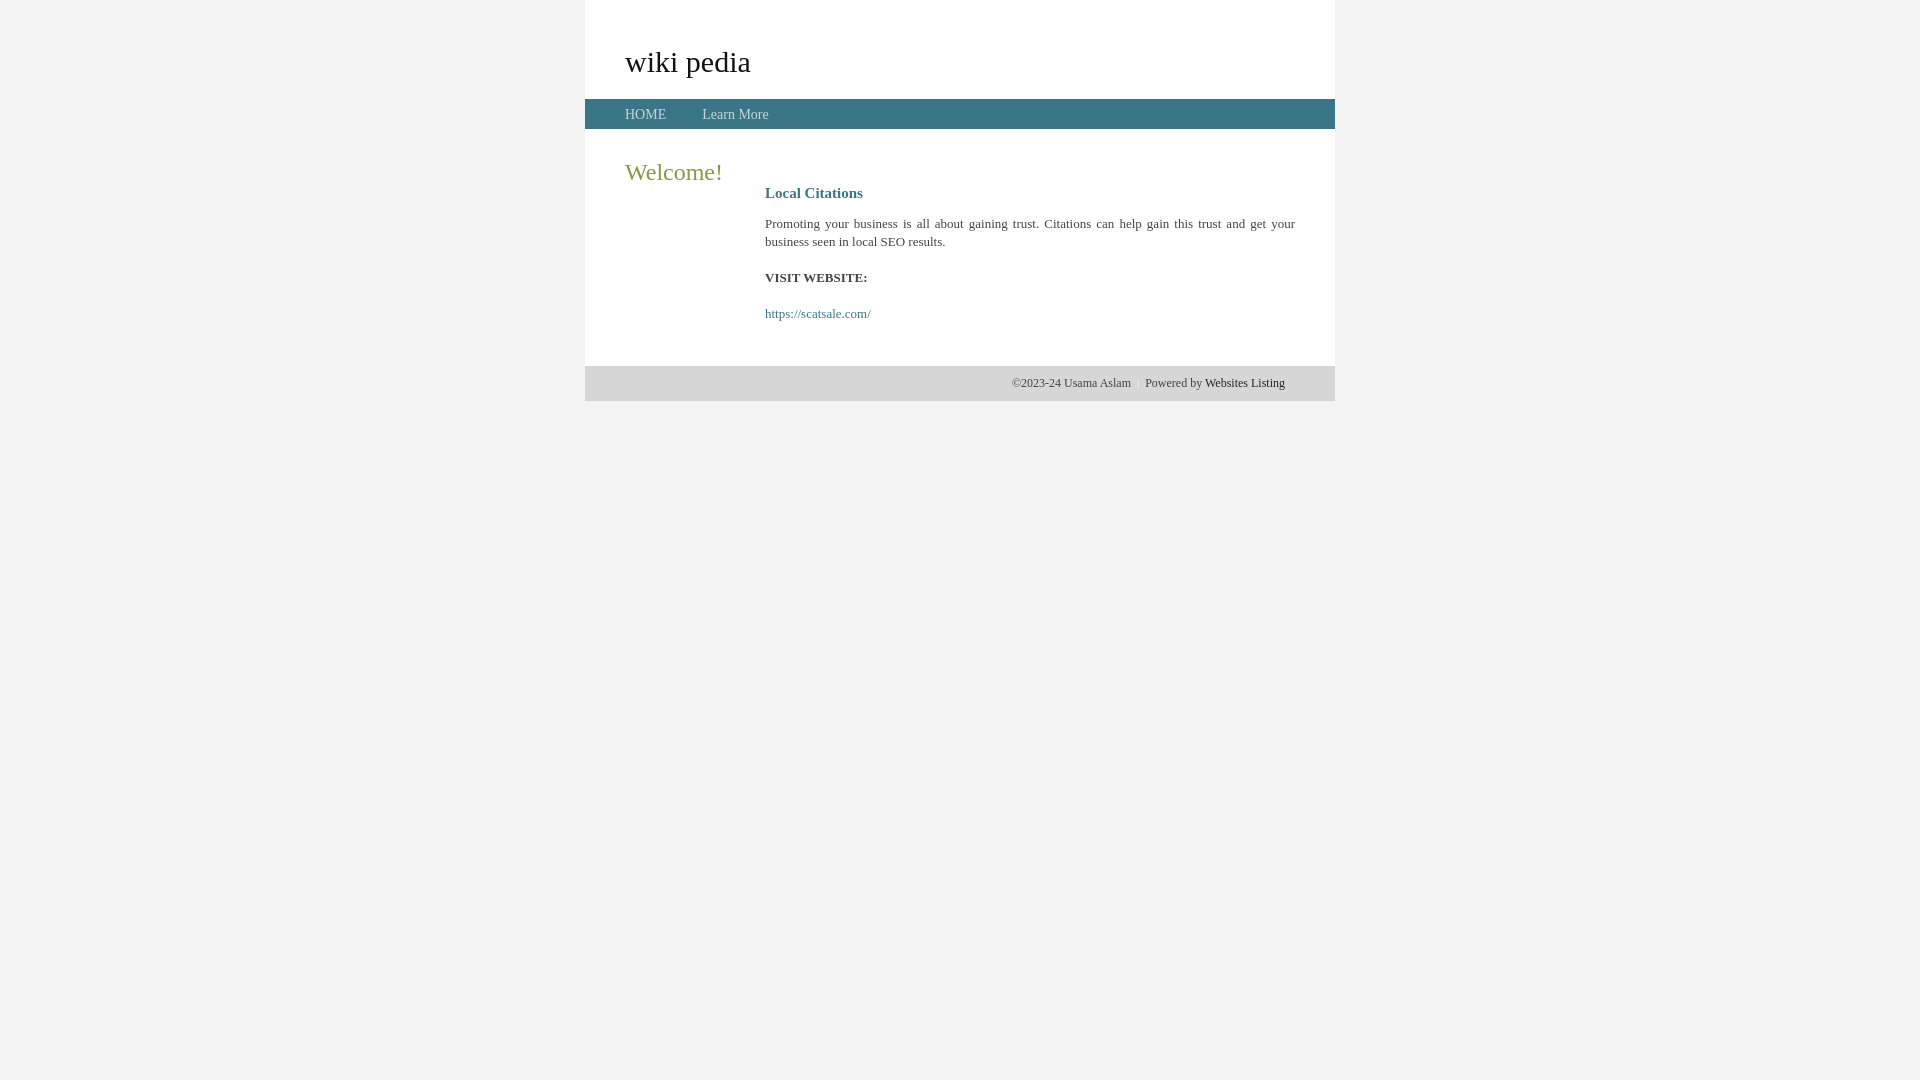  What do you see at coordinates (1243, 382) in the screenshot?
I see `'Websites Listing'` at bounding box center [1243, 382].